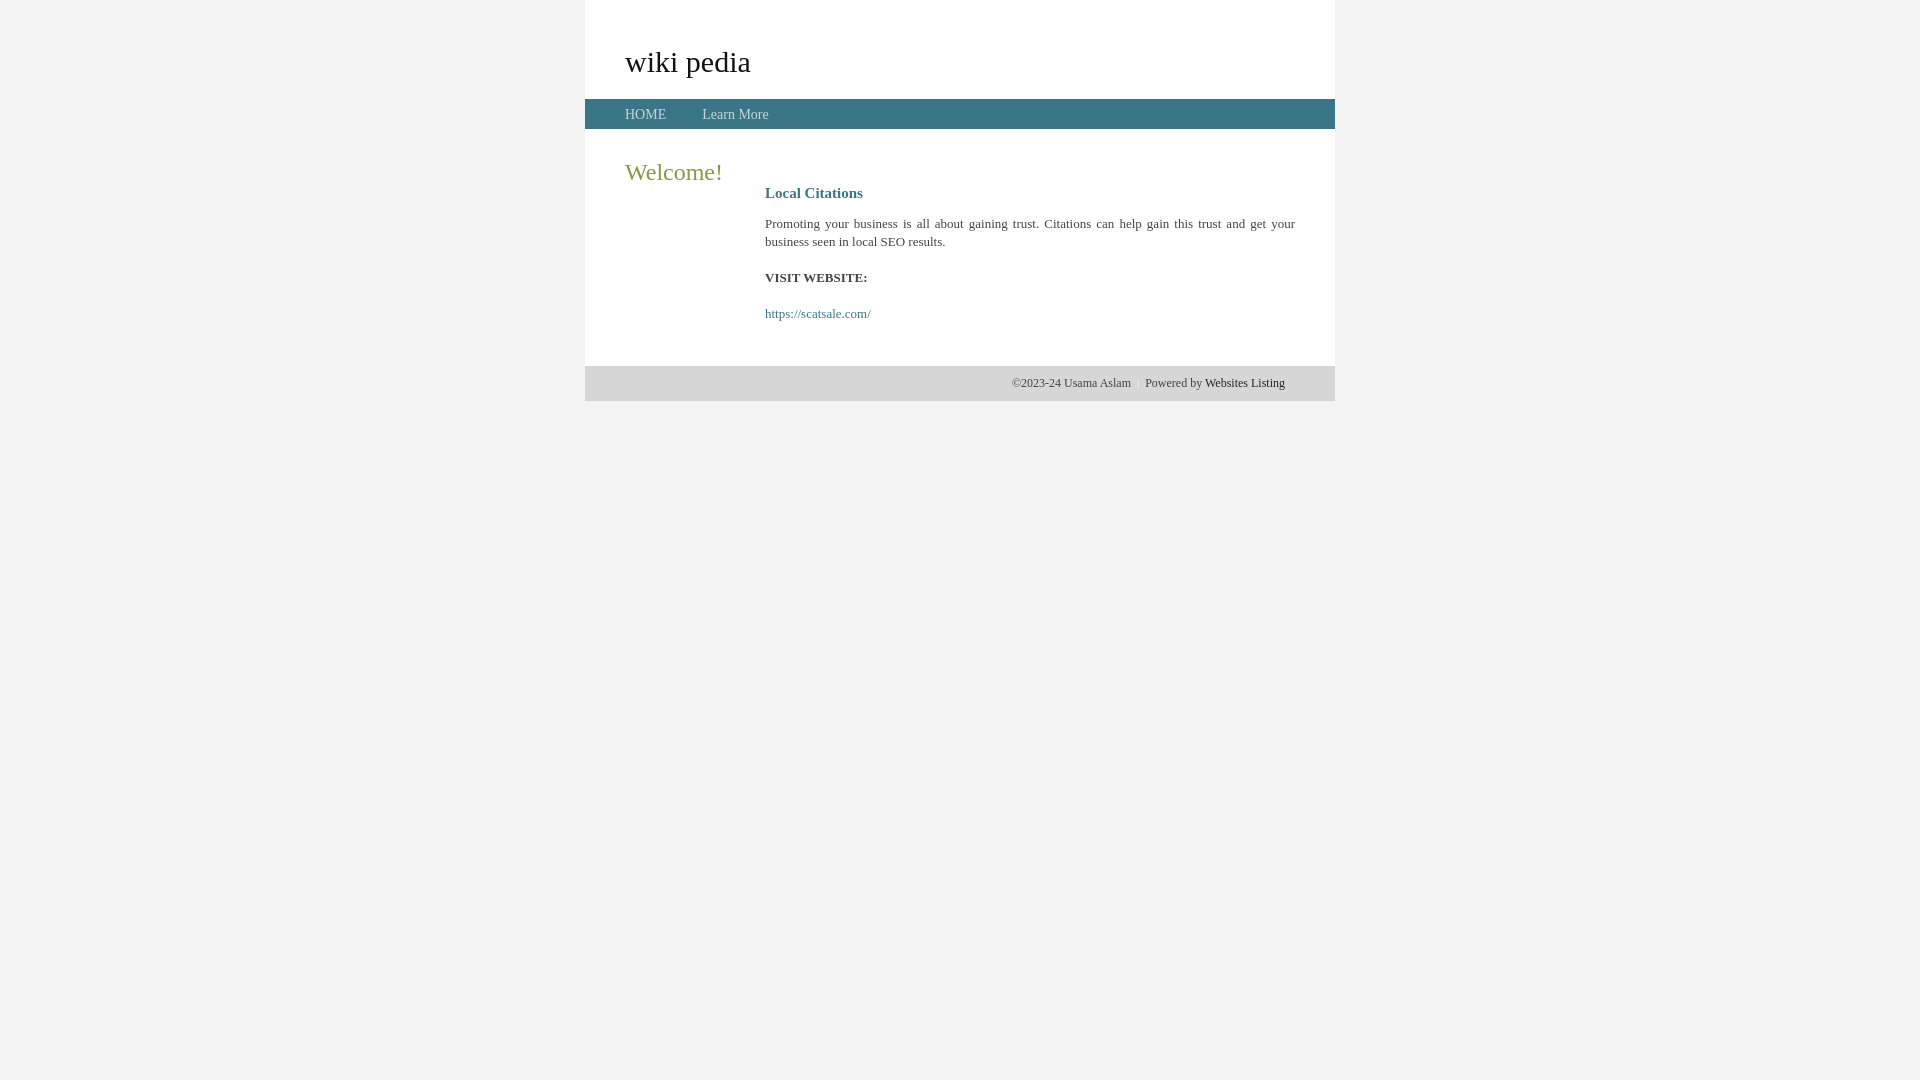  What do you see at coordinates (1243, 382) in the screenshot?
I see `'Websites Listing'` at bounding box center [1243, 382].